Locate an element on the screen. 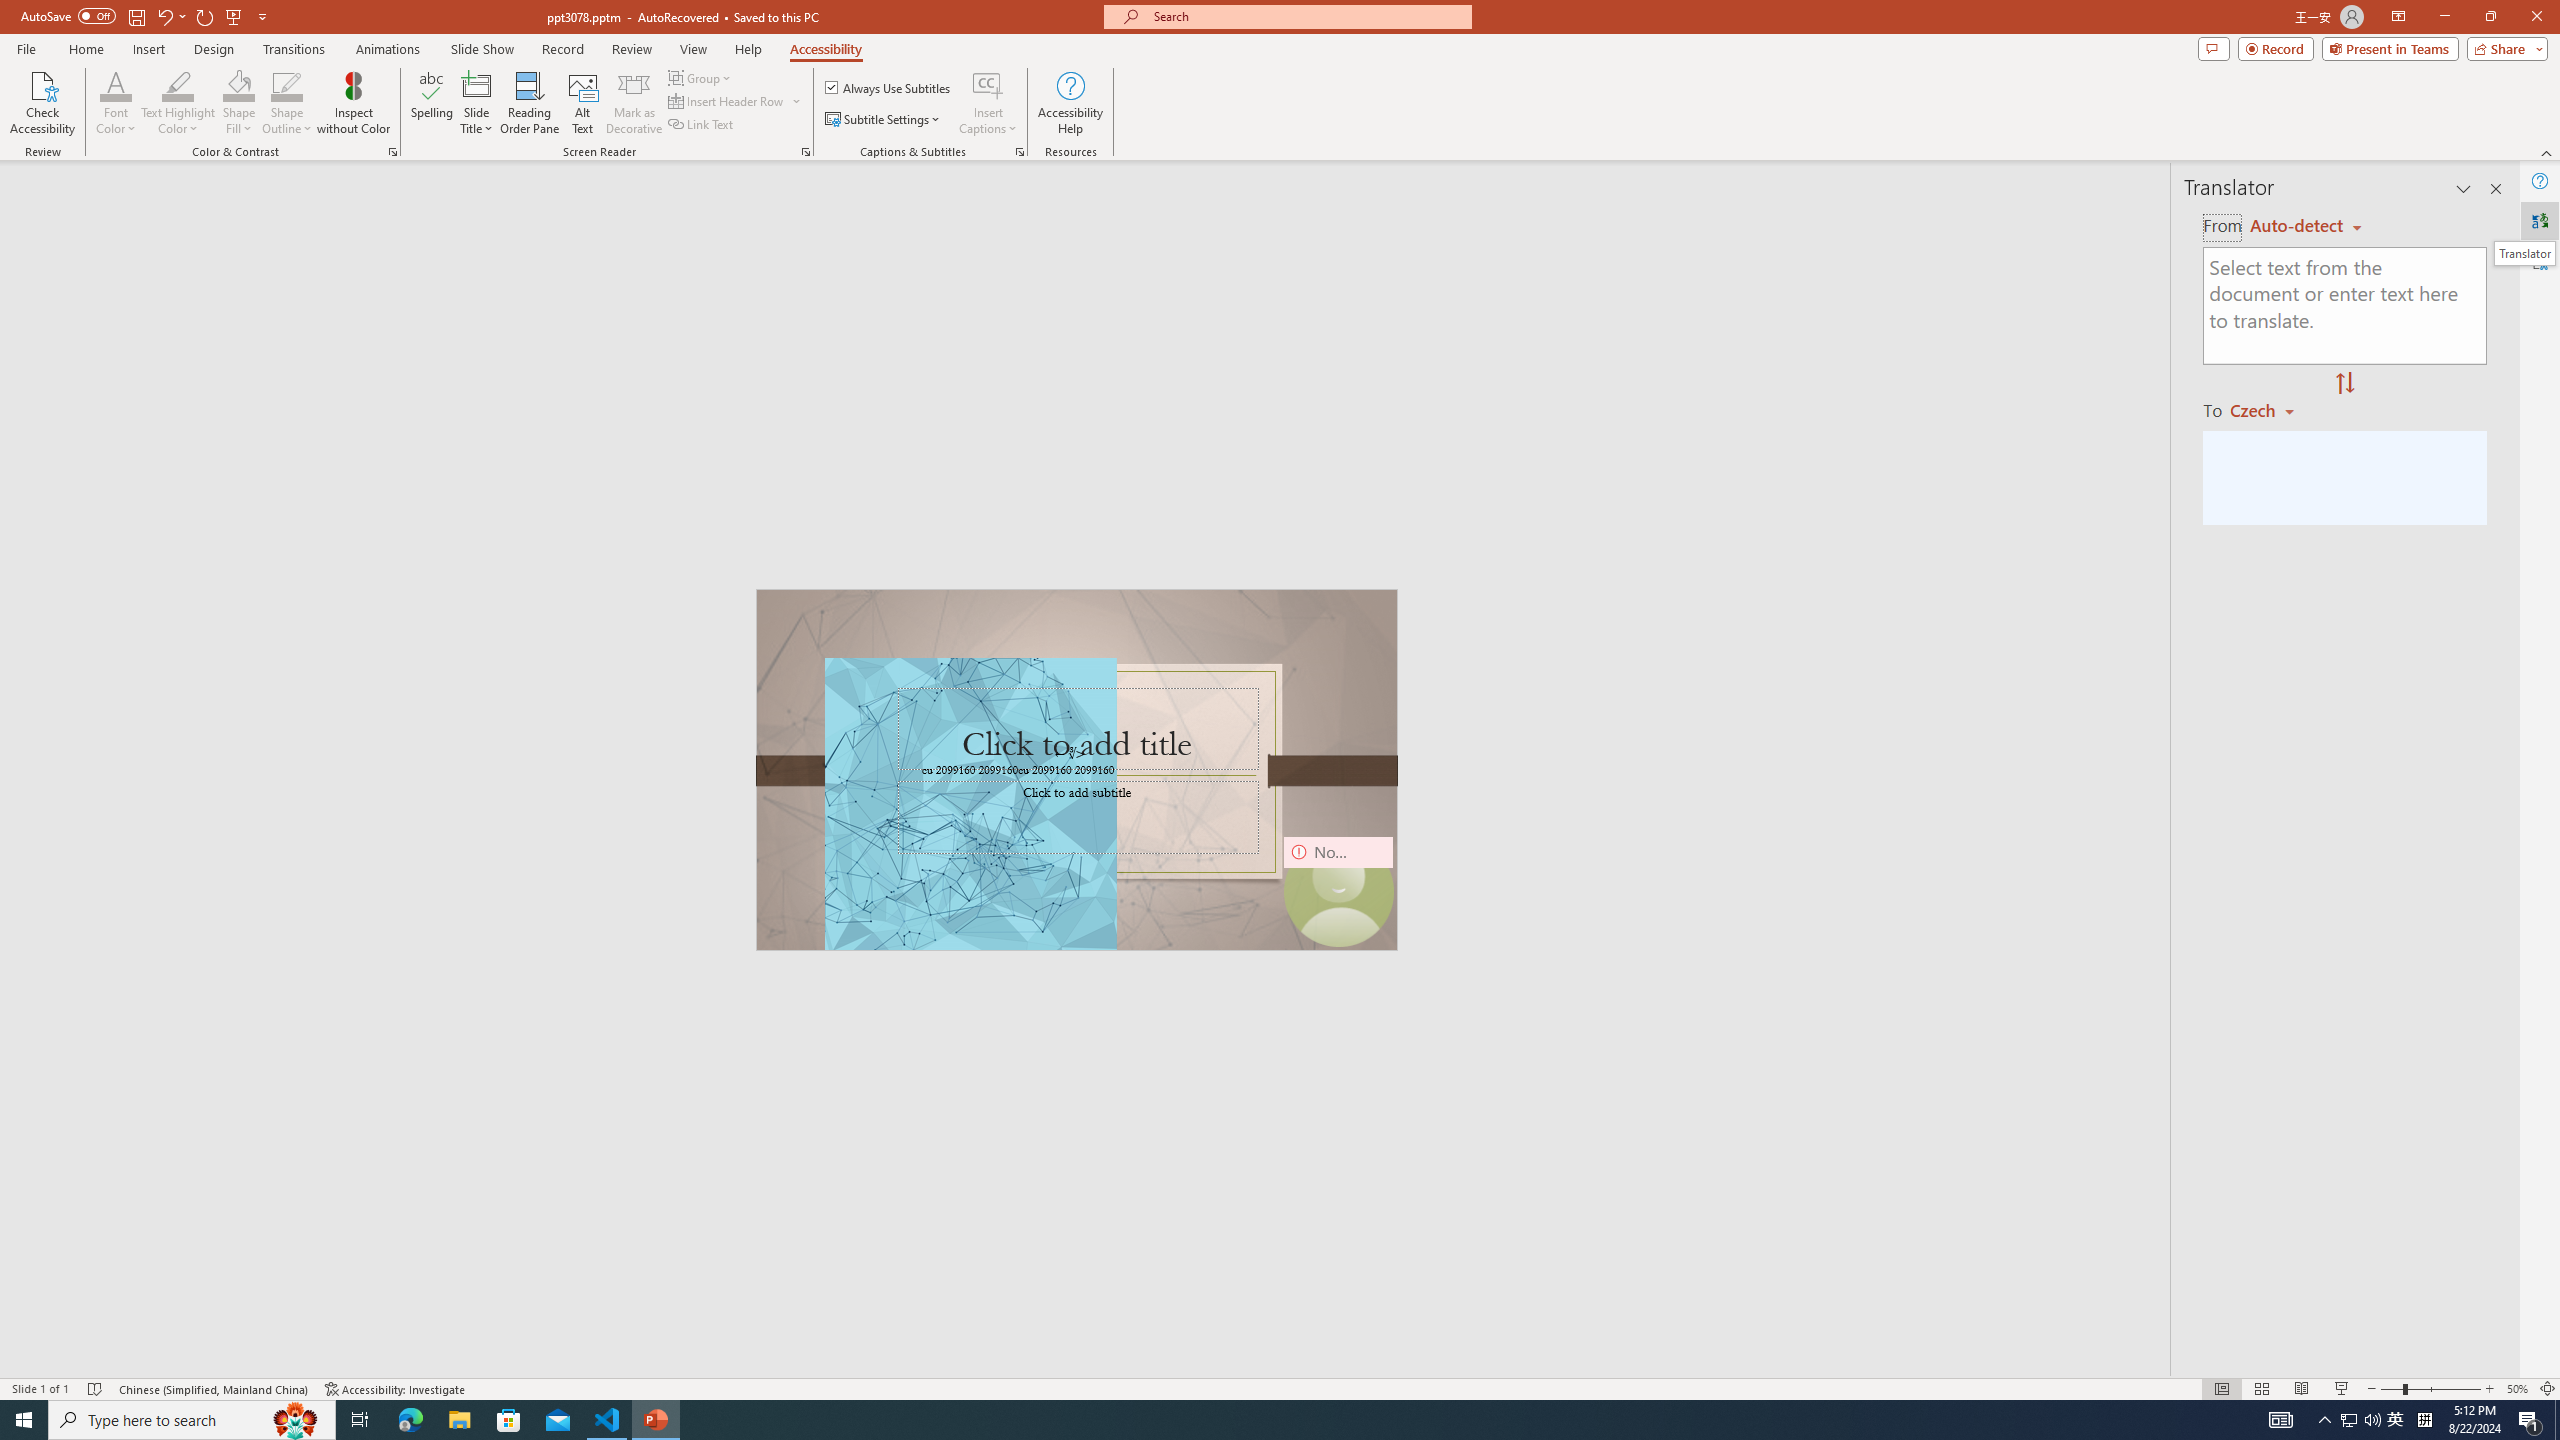 This screenshot has height=1440, width=2560. 'Text Highlight Color' is located at coordinates (176, 84).